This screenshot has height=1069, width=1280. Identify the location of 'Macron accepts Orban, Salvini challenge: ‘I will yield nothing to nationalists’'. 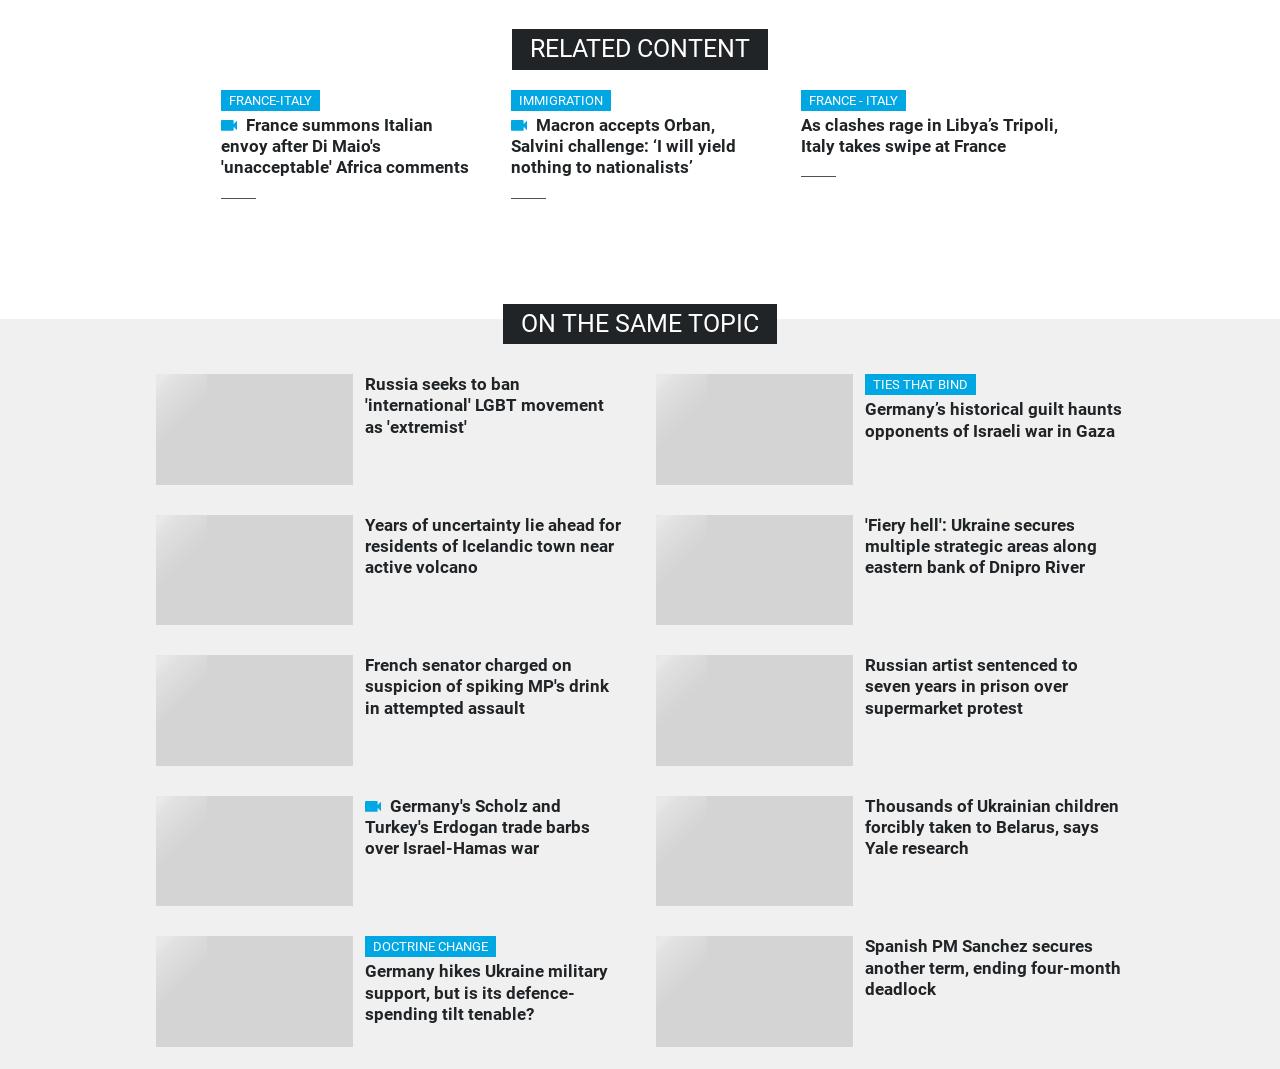
(509, 145).